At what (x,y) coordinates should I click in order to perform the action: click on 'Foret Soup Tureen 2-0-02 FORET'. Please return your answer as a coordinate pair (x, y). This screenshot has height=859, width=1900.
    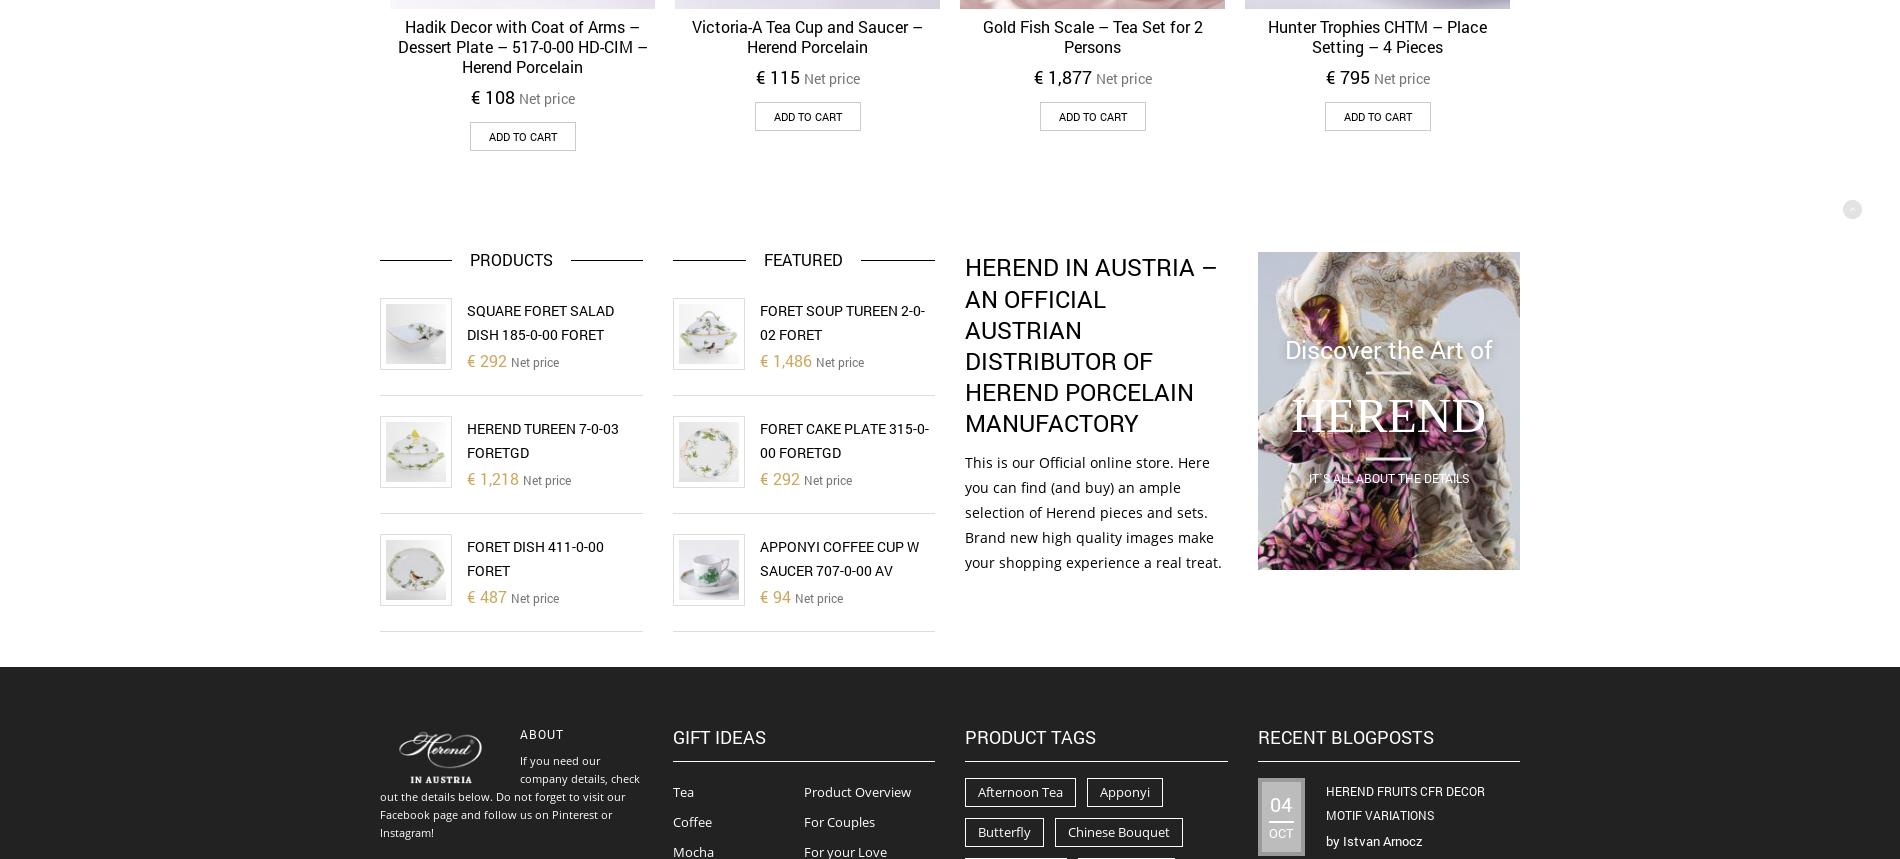
    Looking at the image, I should click on (840, 322).